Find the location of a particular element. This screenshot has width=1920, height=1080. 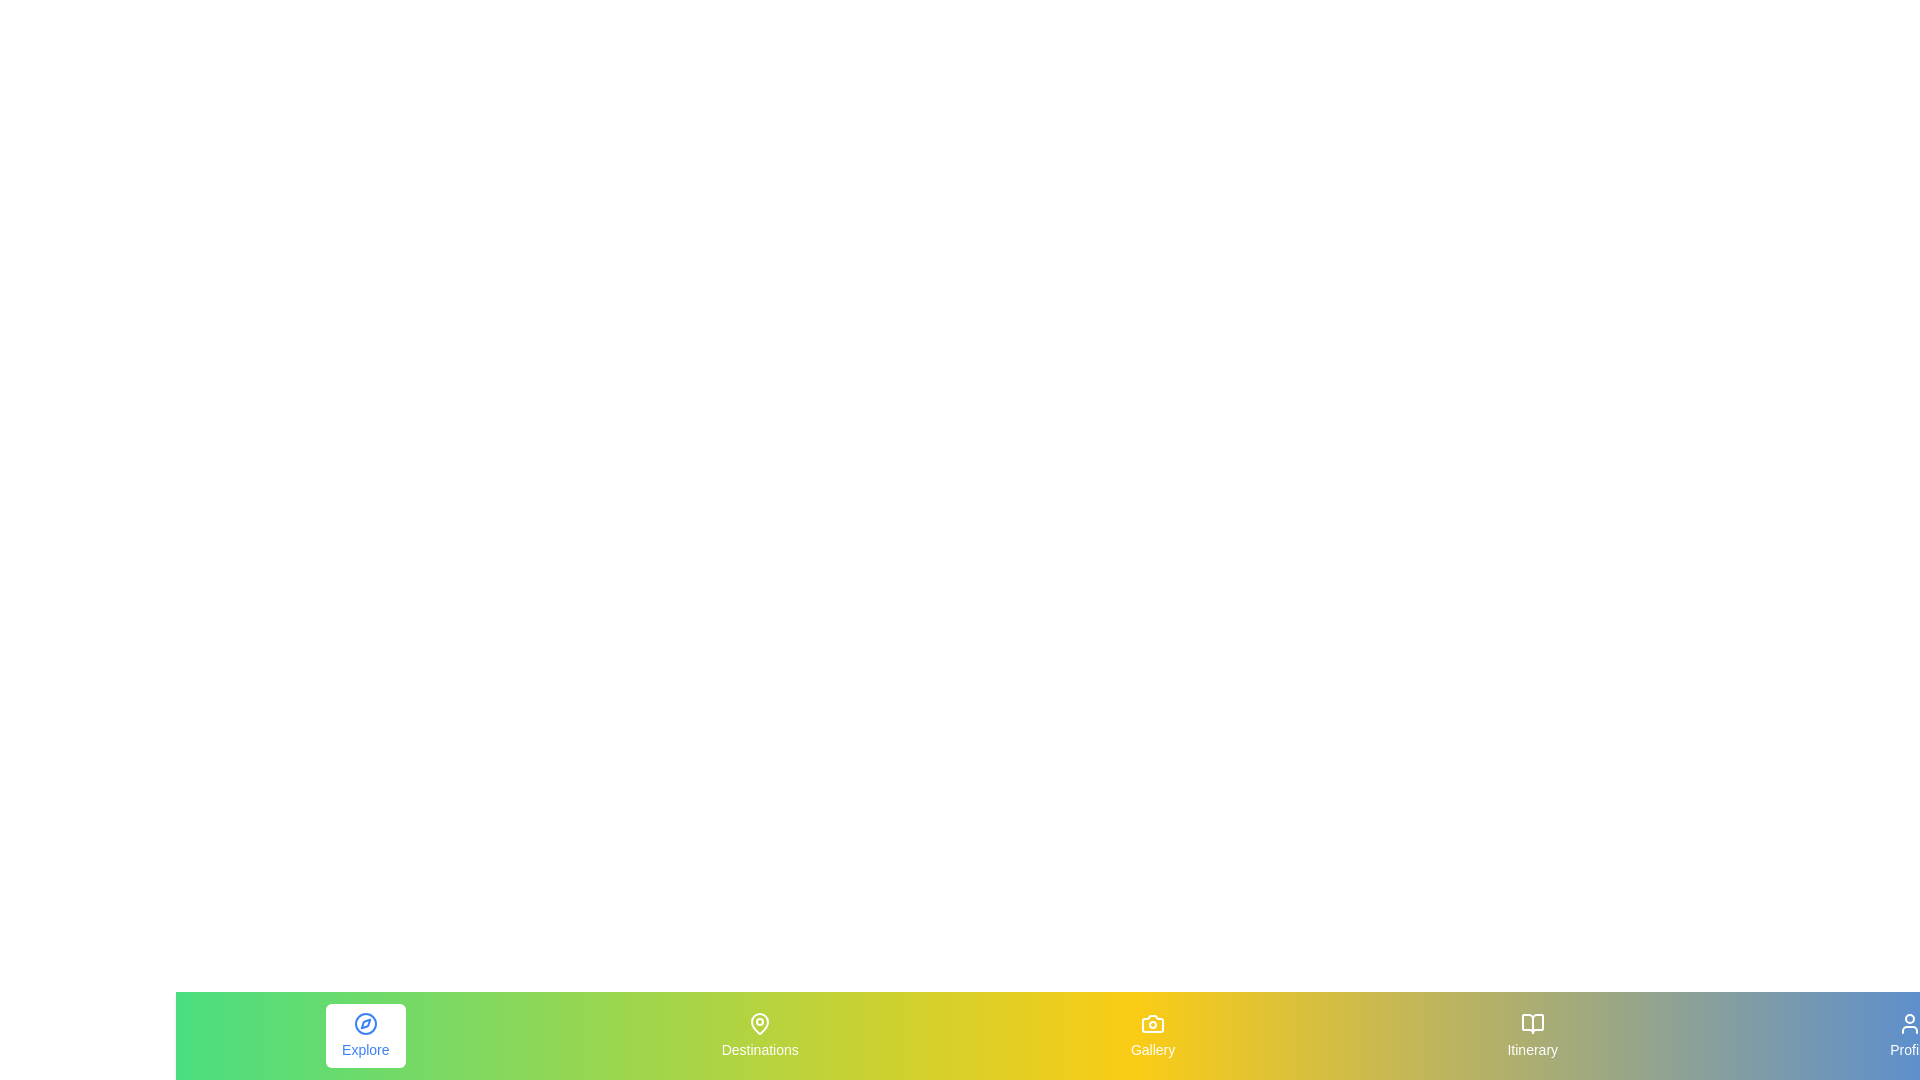

the Profile tab by clicking on its respective icon or label is located at coordinates (1909, 1035).